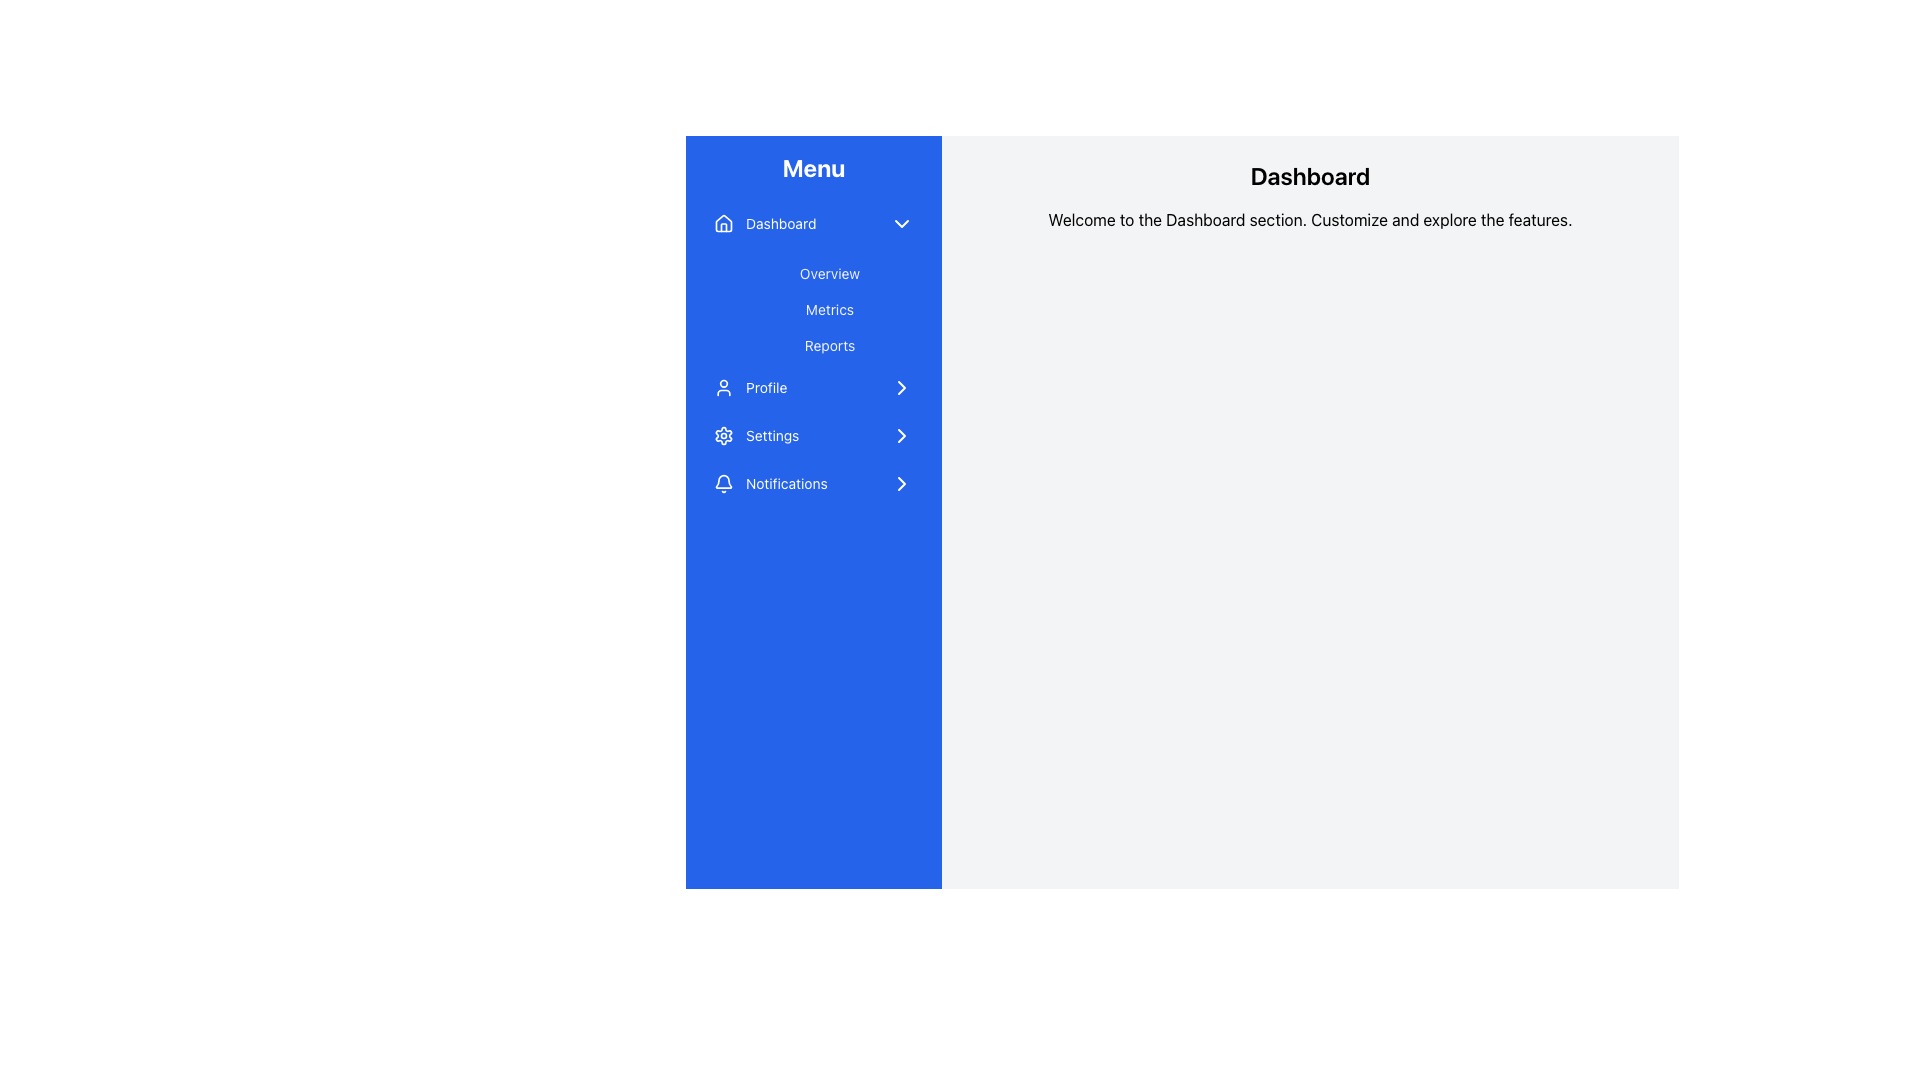  I want to click on the settings icon located in the vertical menu bar on the left, positioned between the 'Profile' and 'Notifications' menu items, so click(723, 434).